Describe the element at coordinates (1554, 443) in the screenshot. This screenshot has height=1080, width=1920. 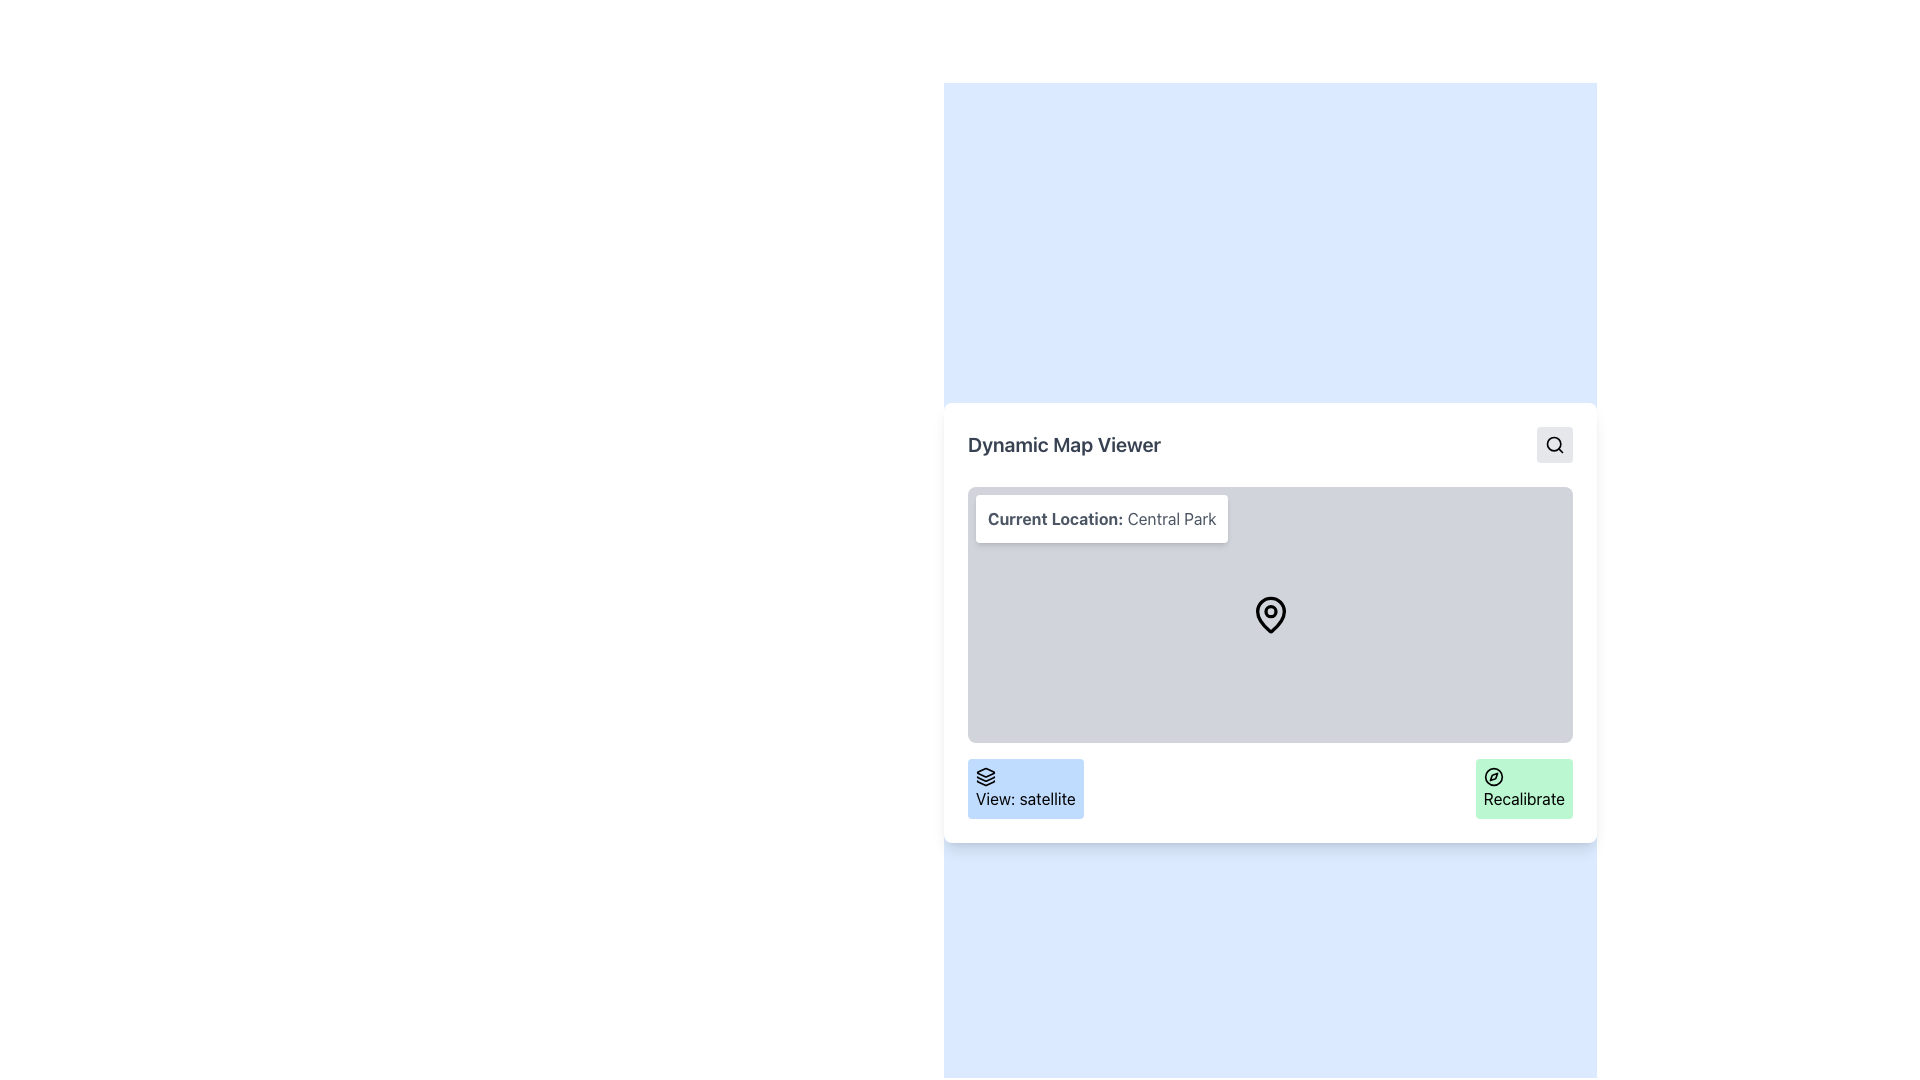
I see `the search icon button, which is a circular magnifying glass icon located within a light gray rectangular button at the top-right corner of the interface, to observe the hover effect` at that location.